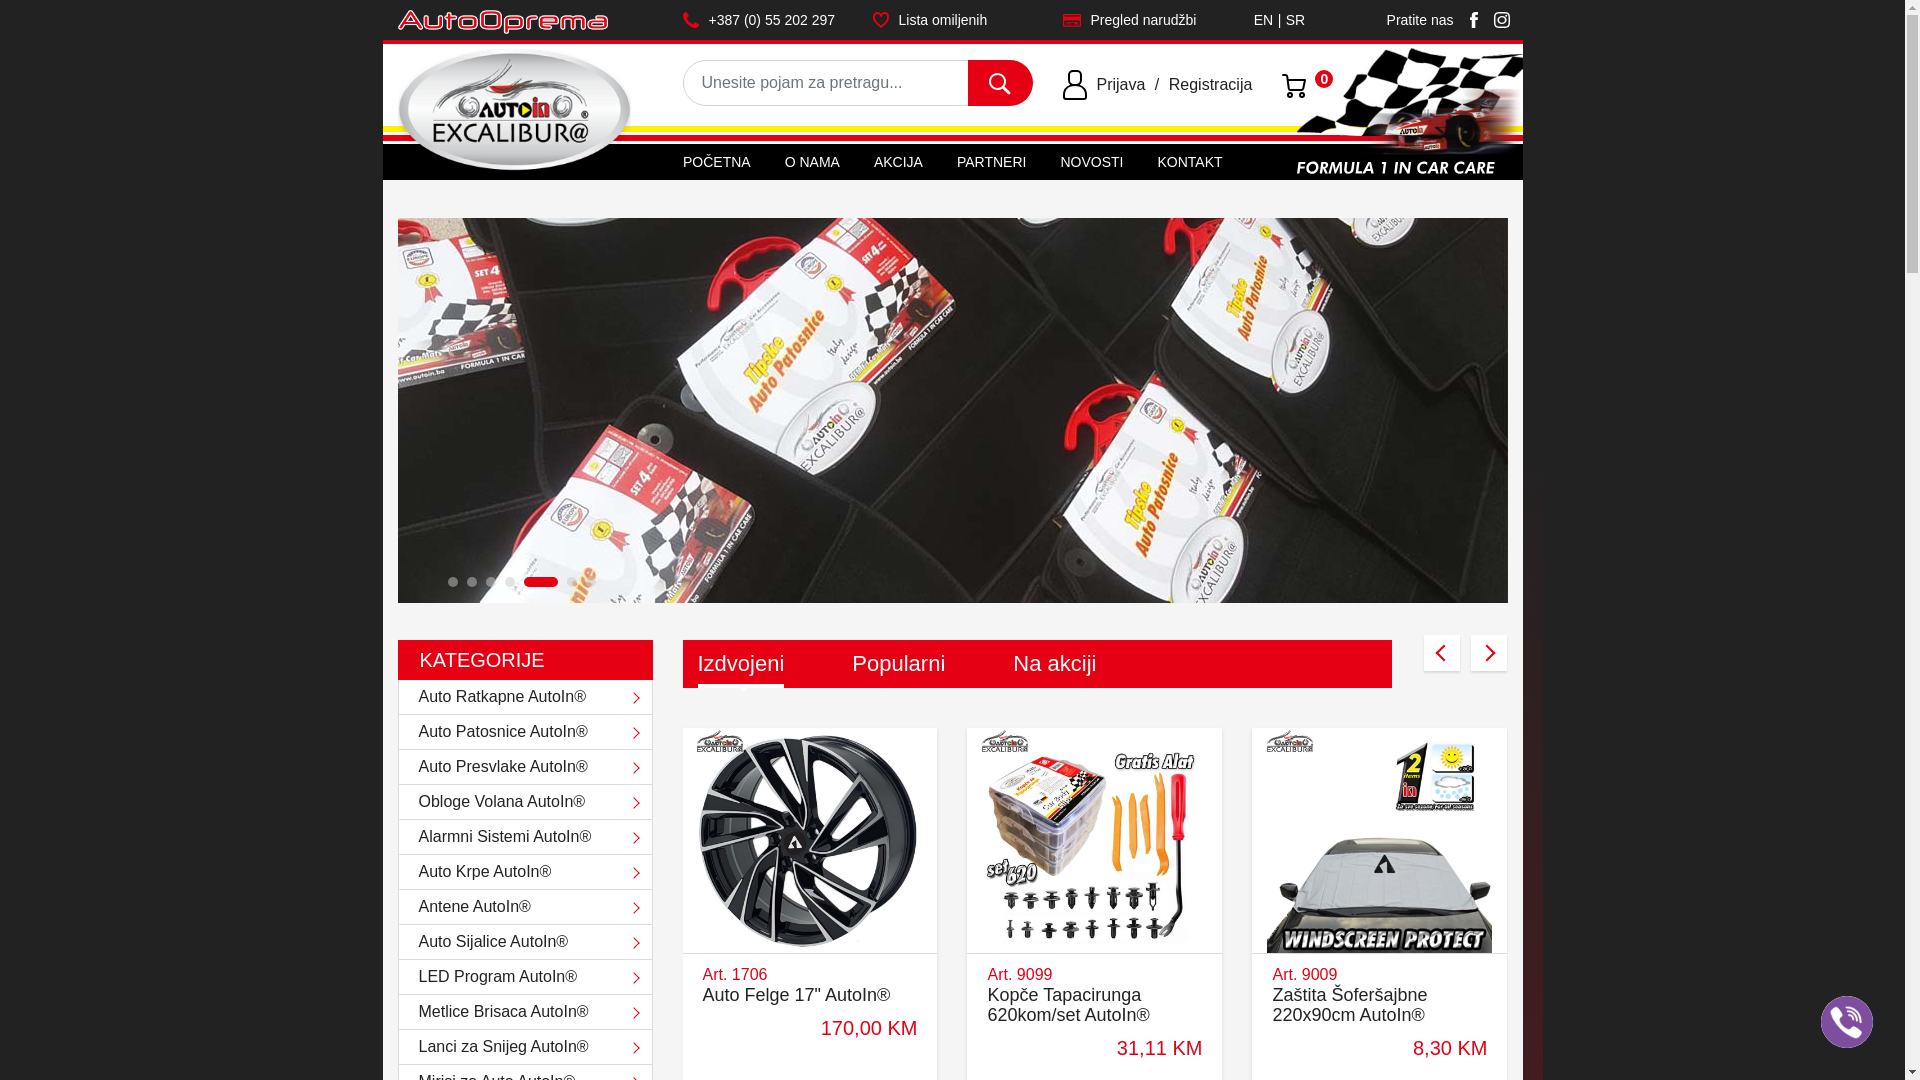 The width and height of the screenshot is (1920, 1080). What do you see at coordinates (1120, 83) in the screenshot?
I see `'Prijava'` at bounding box center [1120, 83].